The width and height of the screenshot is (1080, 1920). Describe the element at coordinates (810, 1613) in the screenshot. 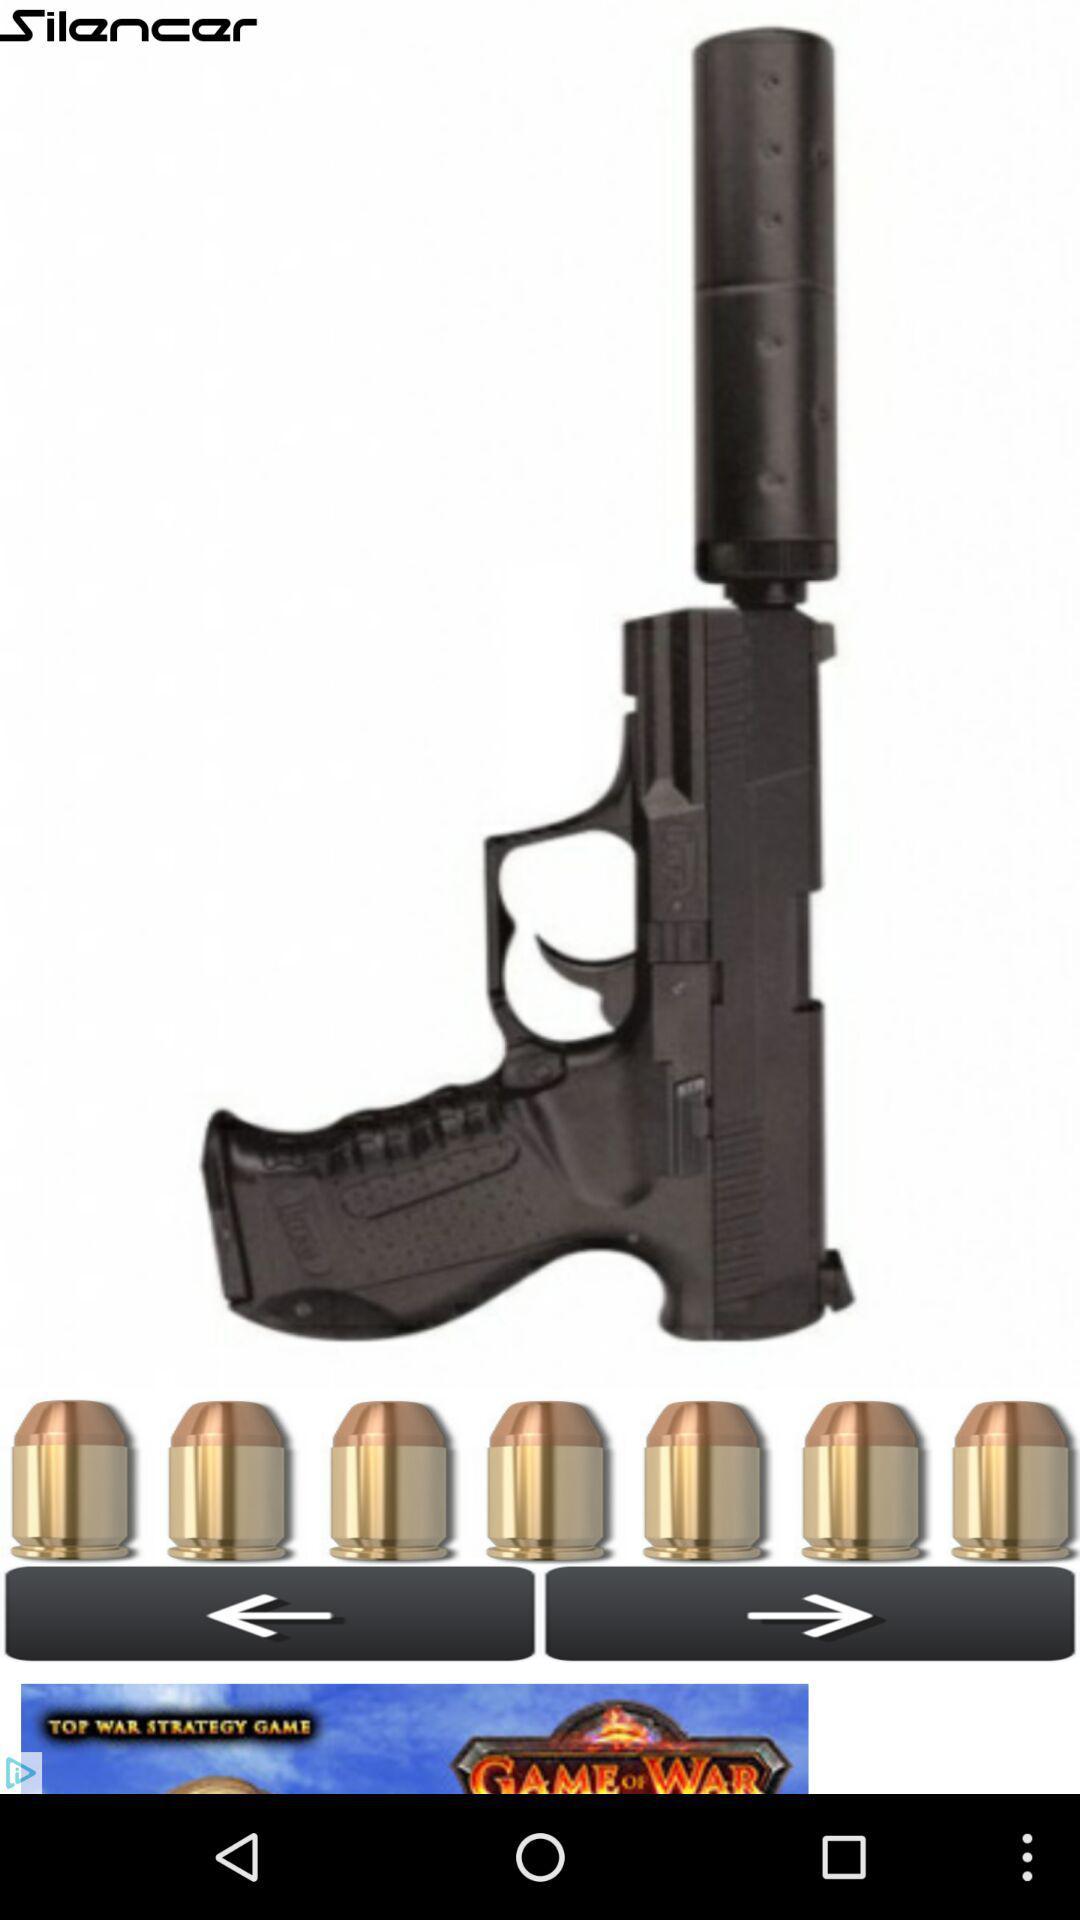

I see `next weapon` at that location.